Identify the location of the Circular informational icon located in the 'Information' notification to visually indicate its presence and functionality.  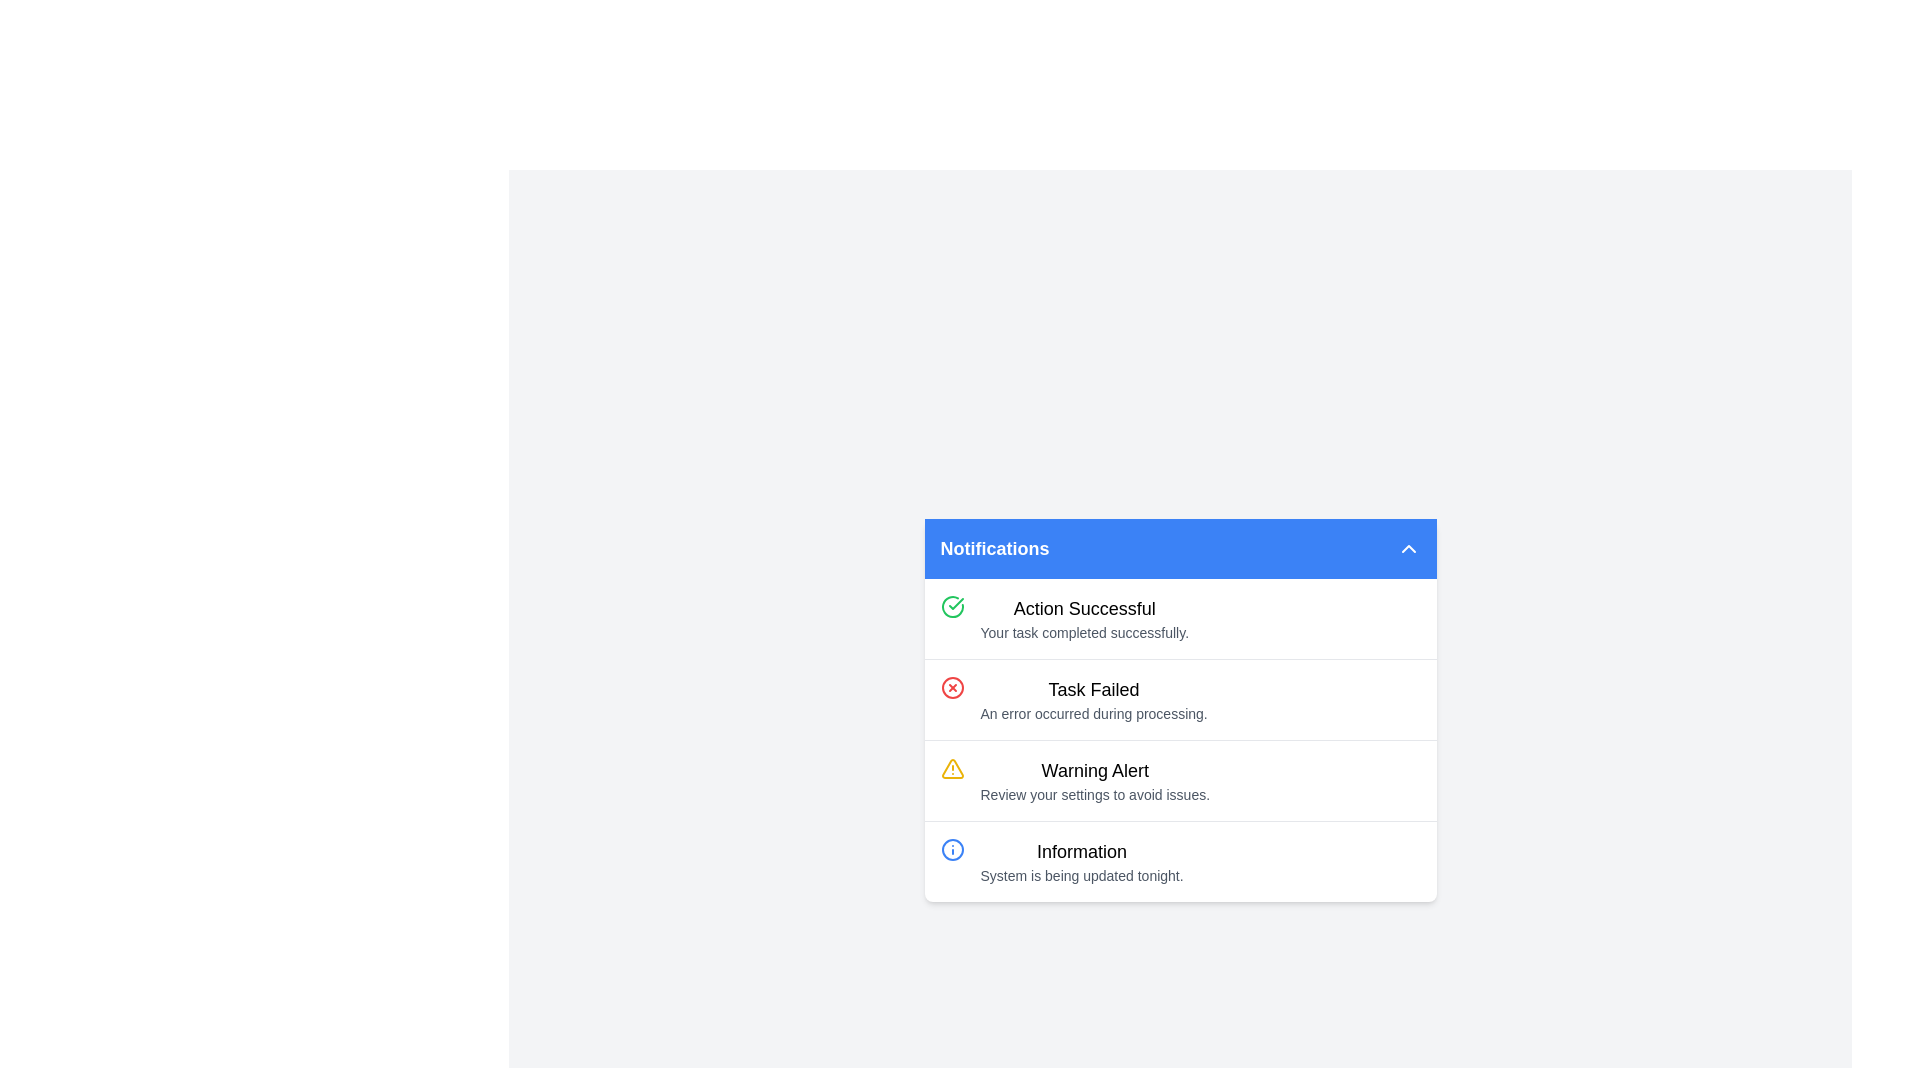
(951, 849).